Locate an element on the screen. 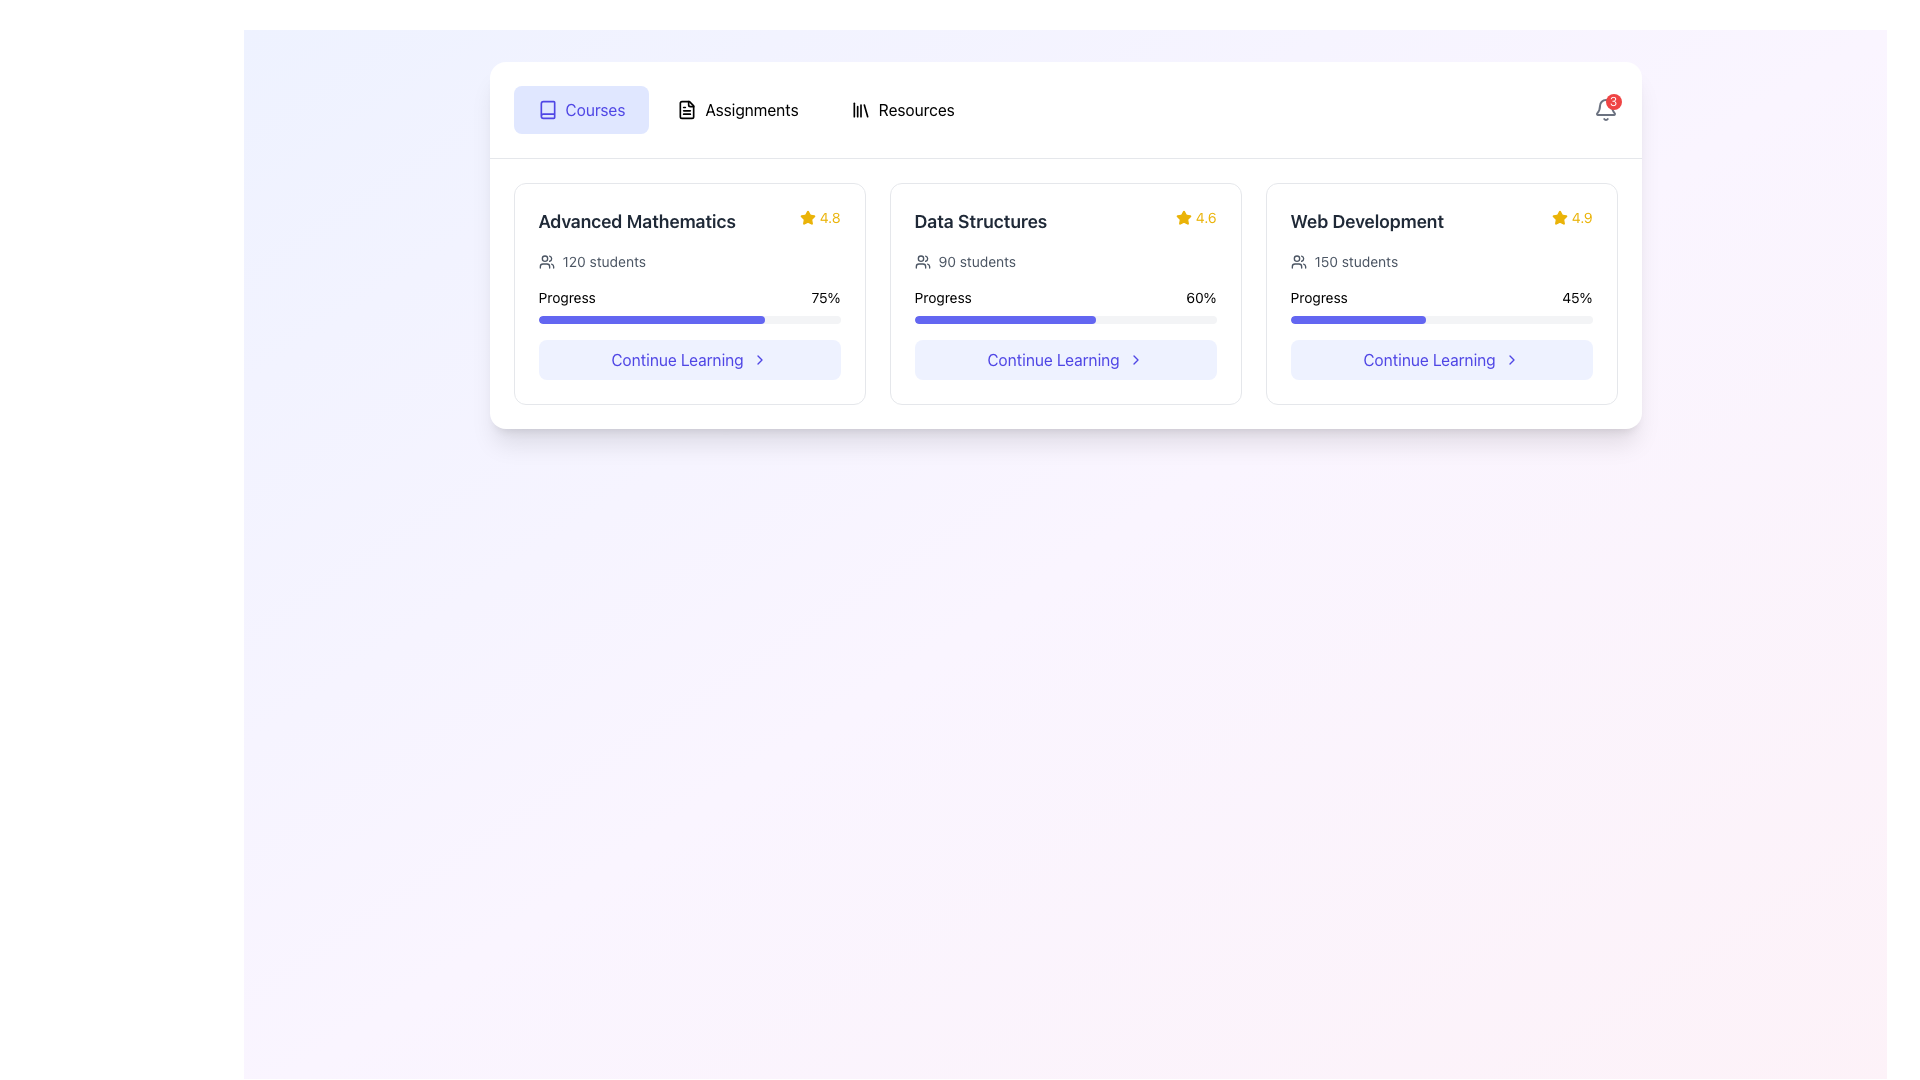  text label displaying '120 students' located within the 'Advanced Mathematics' card, to the right of the people icon, in the top-left section above the progress bar is located at coordinates (603, 261).